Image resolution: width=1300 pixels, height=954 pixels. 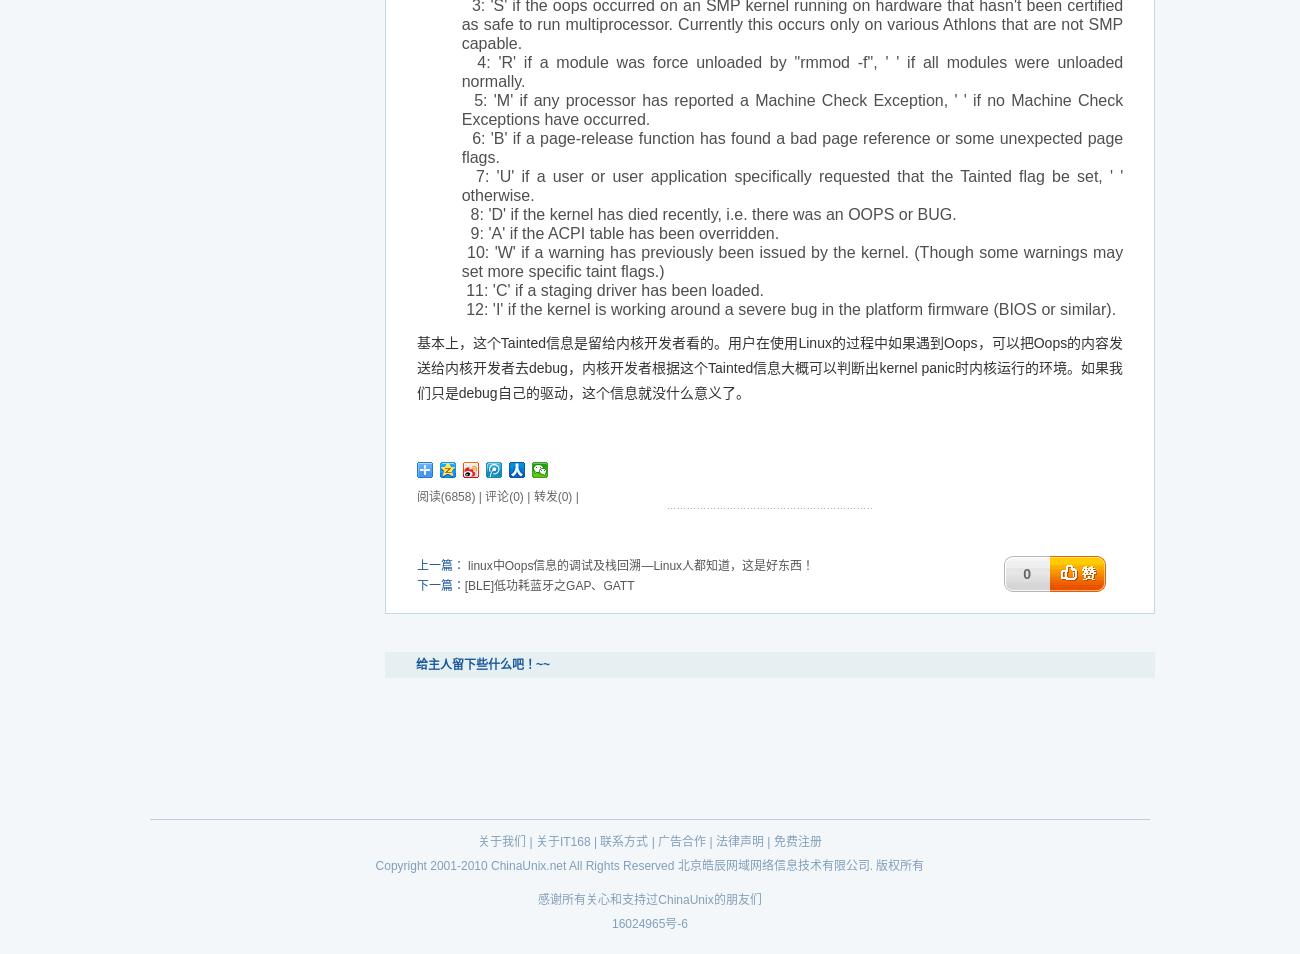 I want to click on '6: 'B' if a page-release function has found a bad page reference or some unexpected page flags.', so click(x=790, y=146).